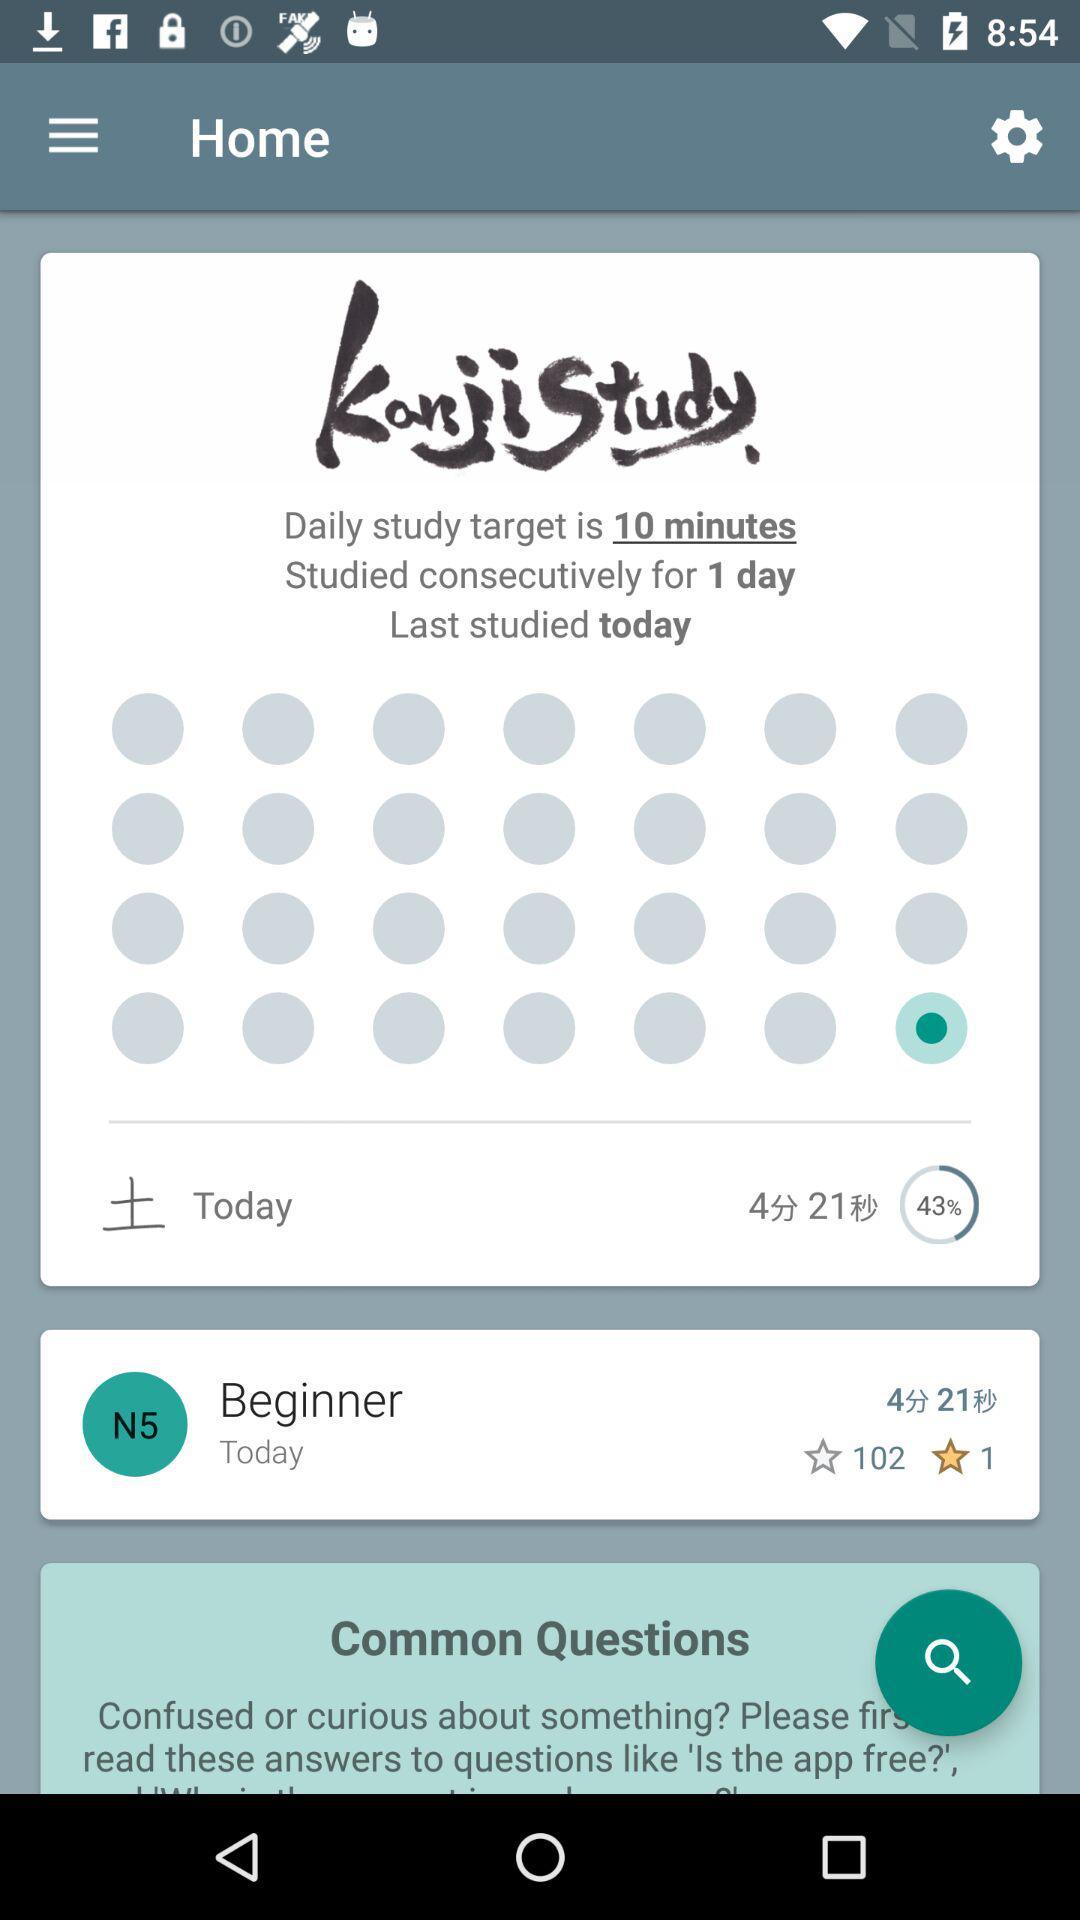  Describe the element at coordinates (947, 1662) in the screenshot. I see `search questions button` at that location.